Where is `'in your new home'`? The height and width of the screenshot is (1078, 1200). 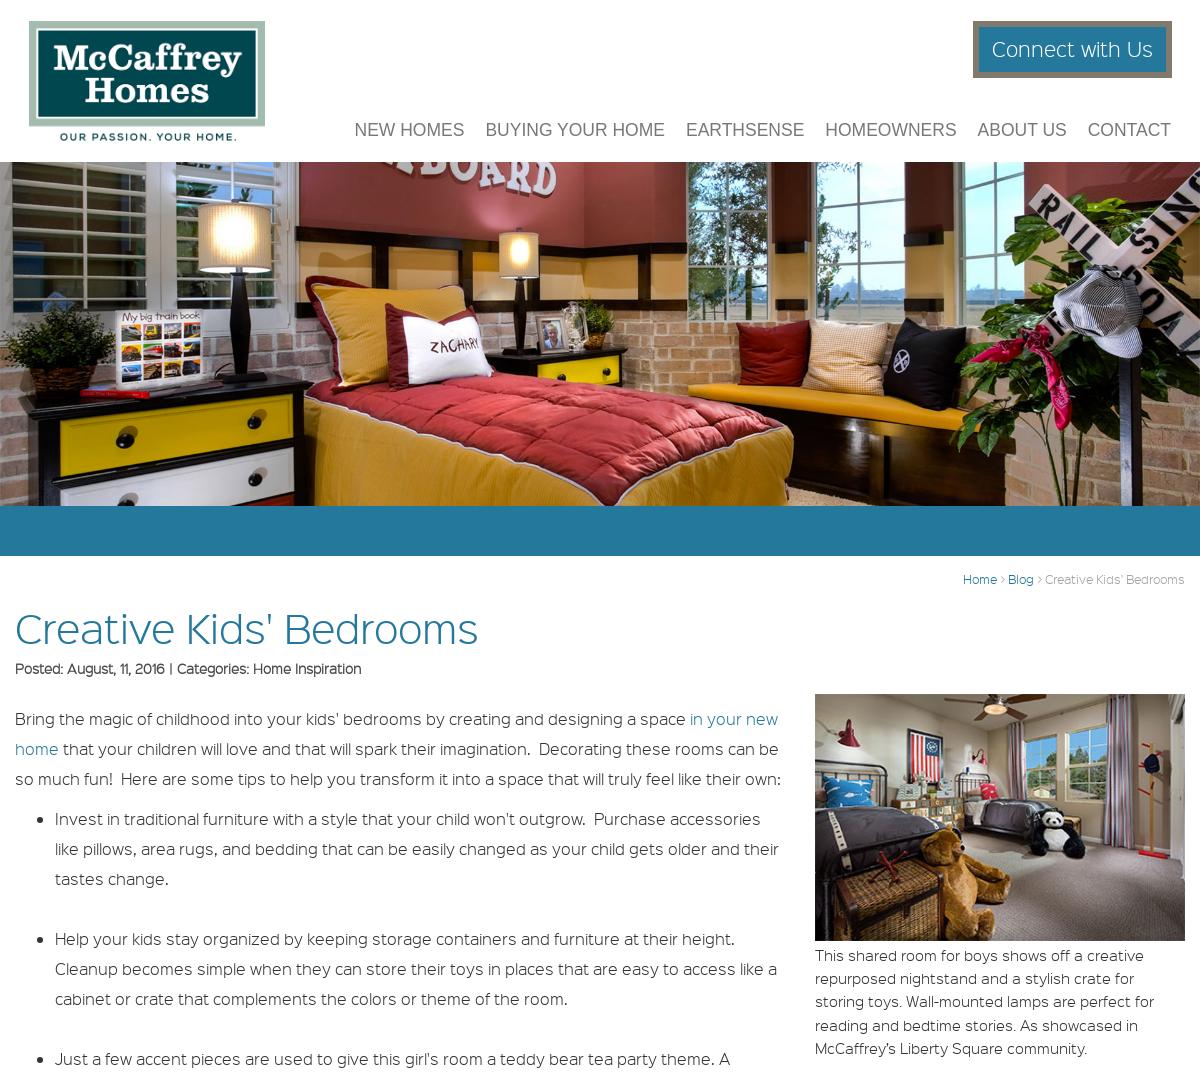
'in your new home' is located at coordinates (396, 732).